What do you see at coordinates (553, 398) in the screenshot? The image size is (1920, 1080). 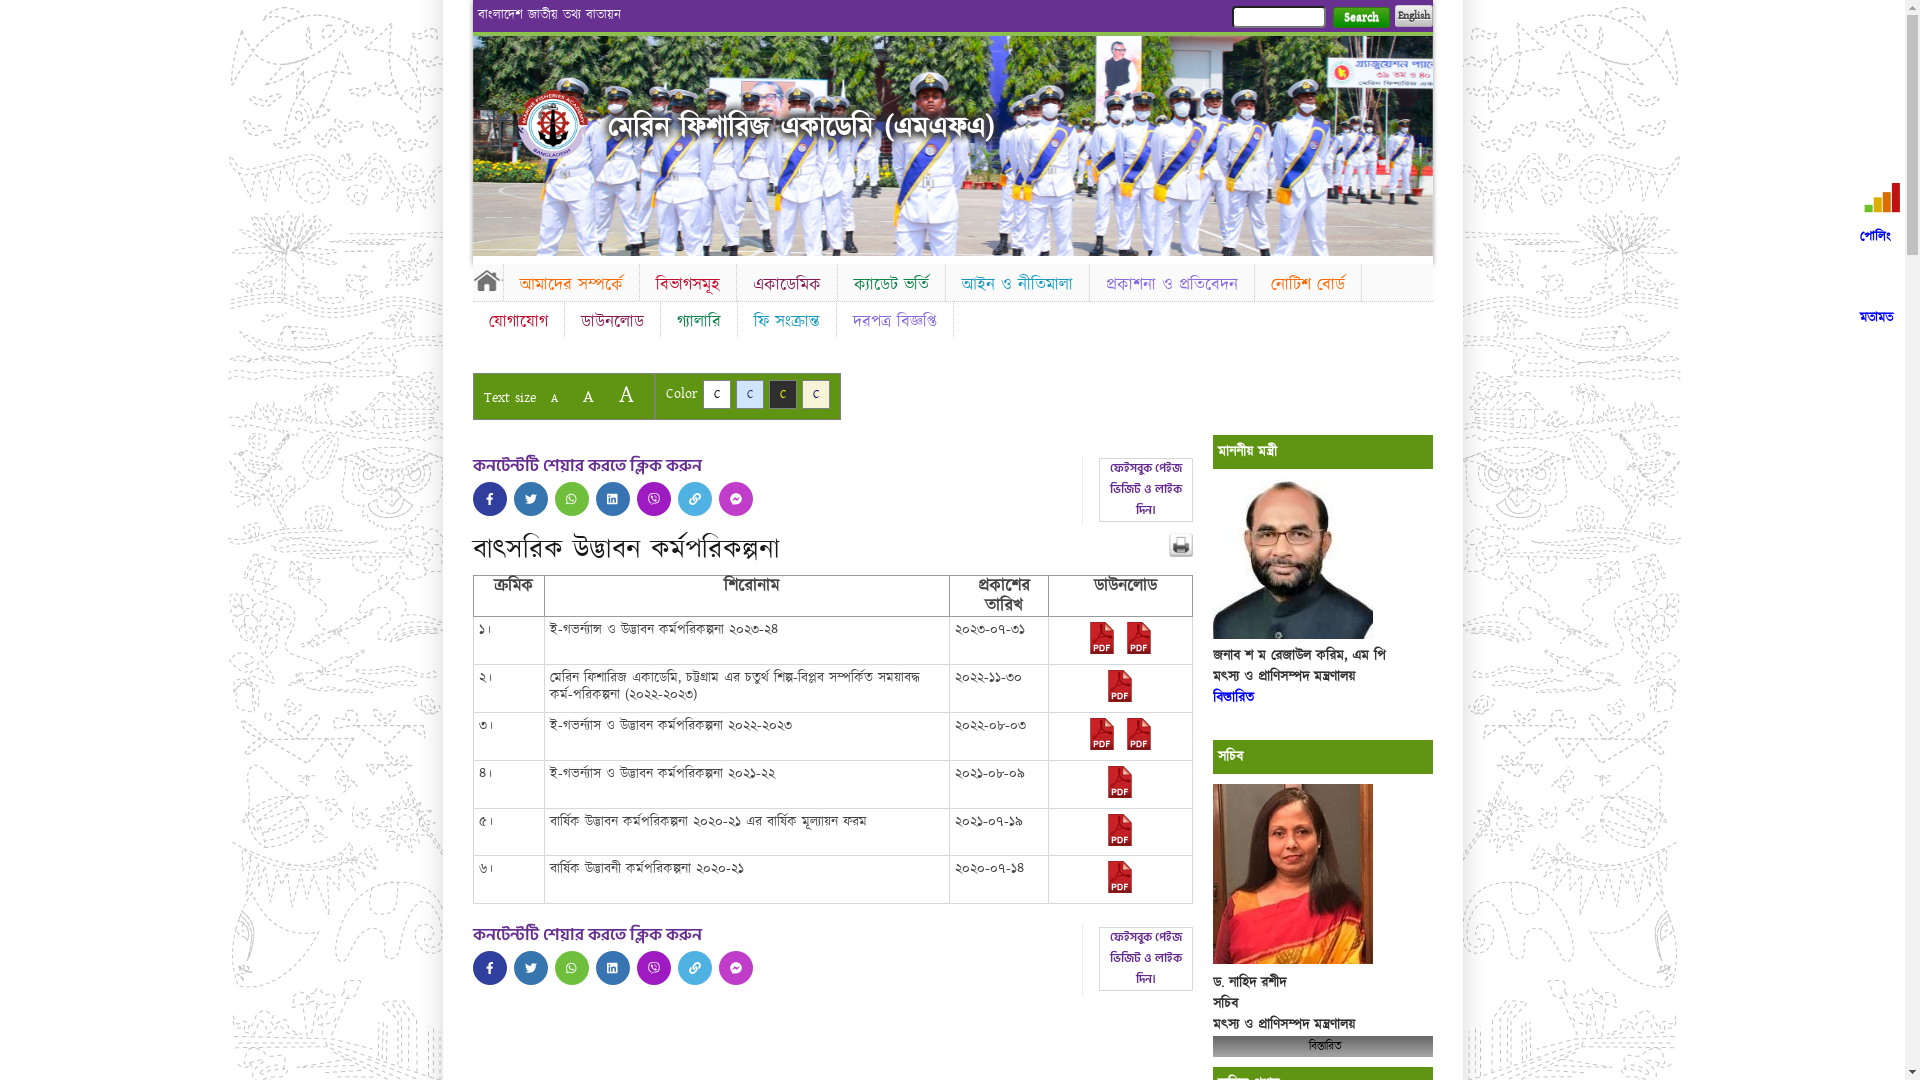 I see `'A'` at bounding box center [553, 398].